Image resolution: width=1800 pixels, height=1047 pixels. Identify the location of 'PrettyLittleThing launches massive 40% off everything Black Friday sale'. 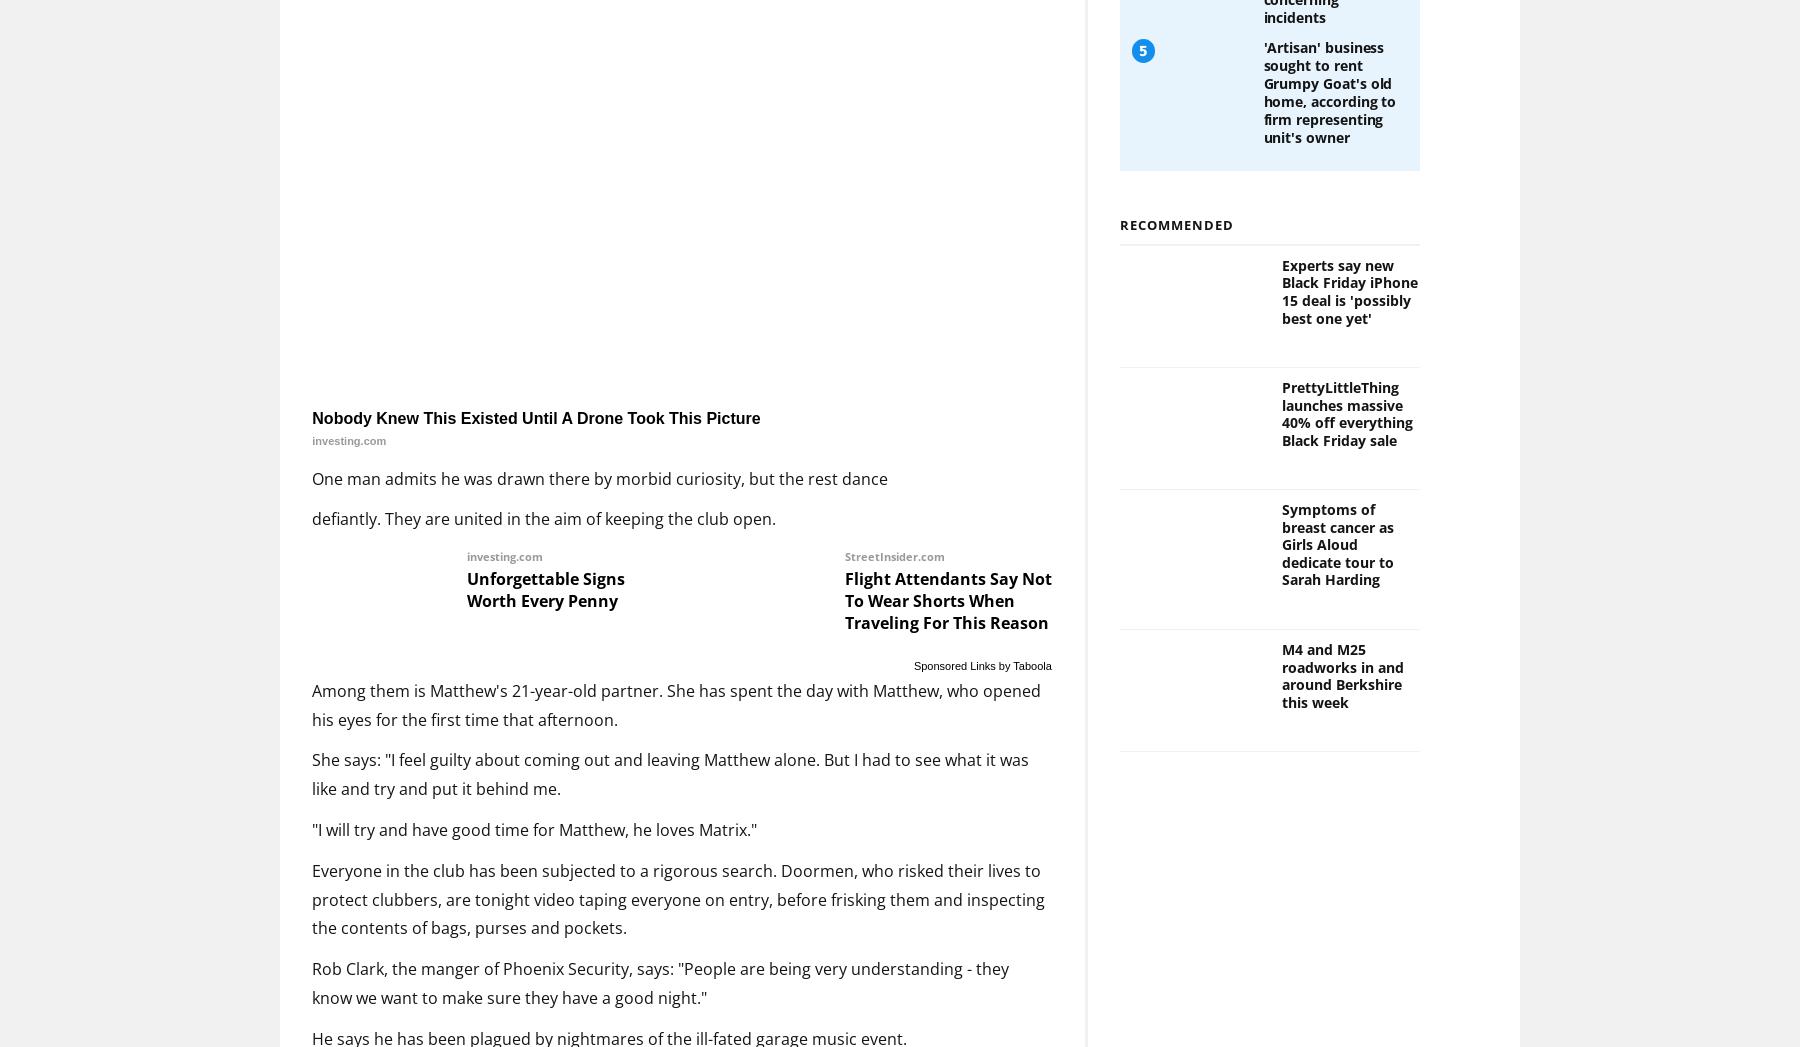
(1346, 571).